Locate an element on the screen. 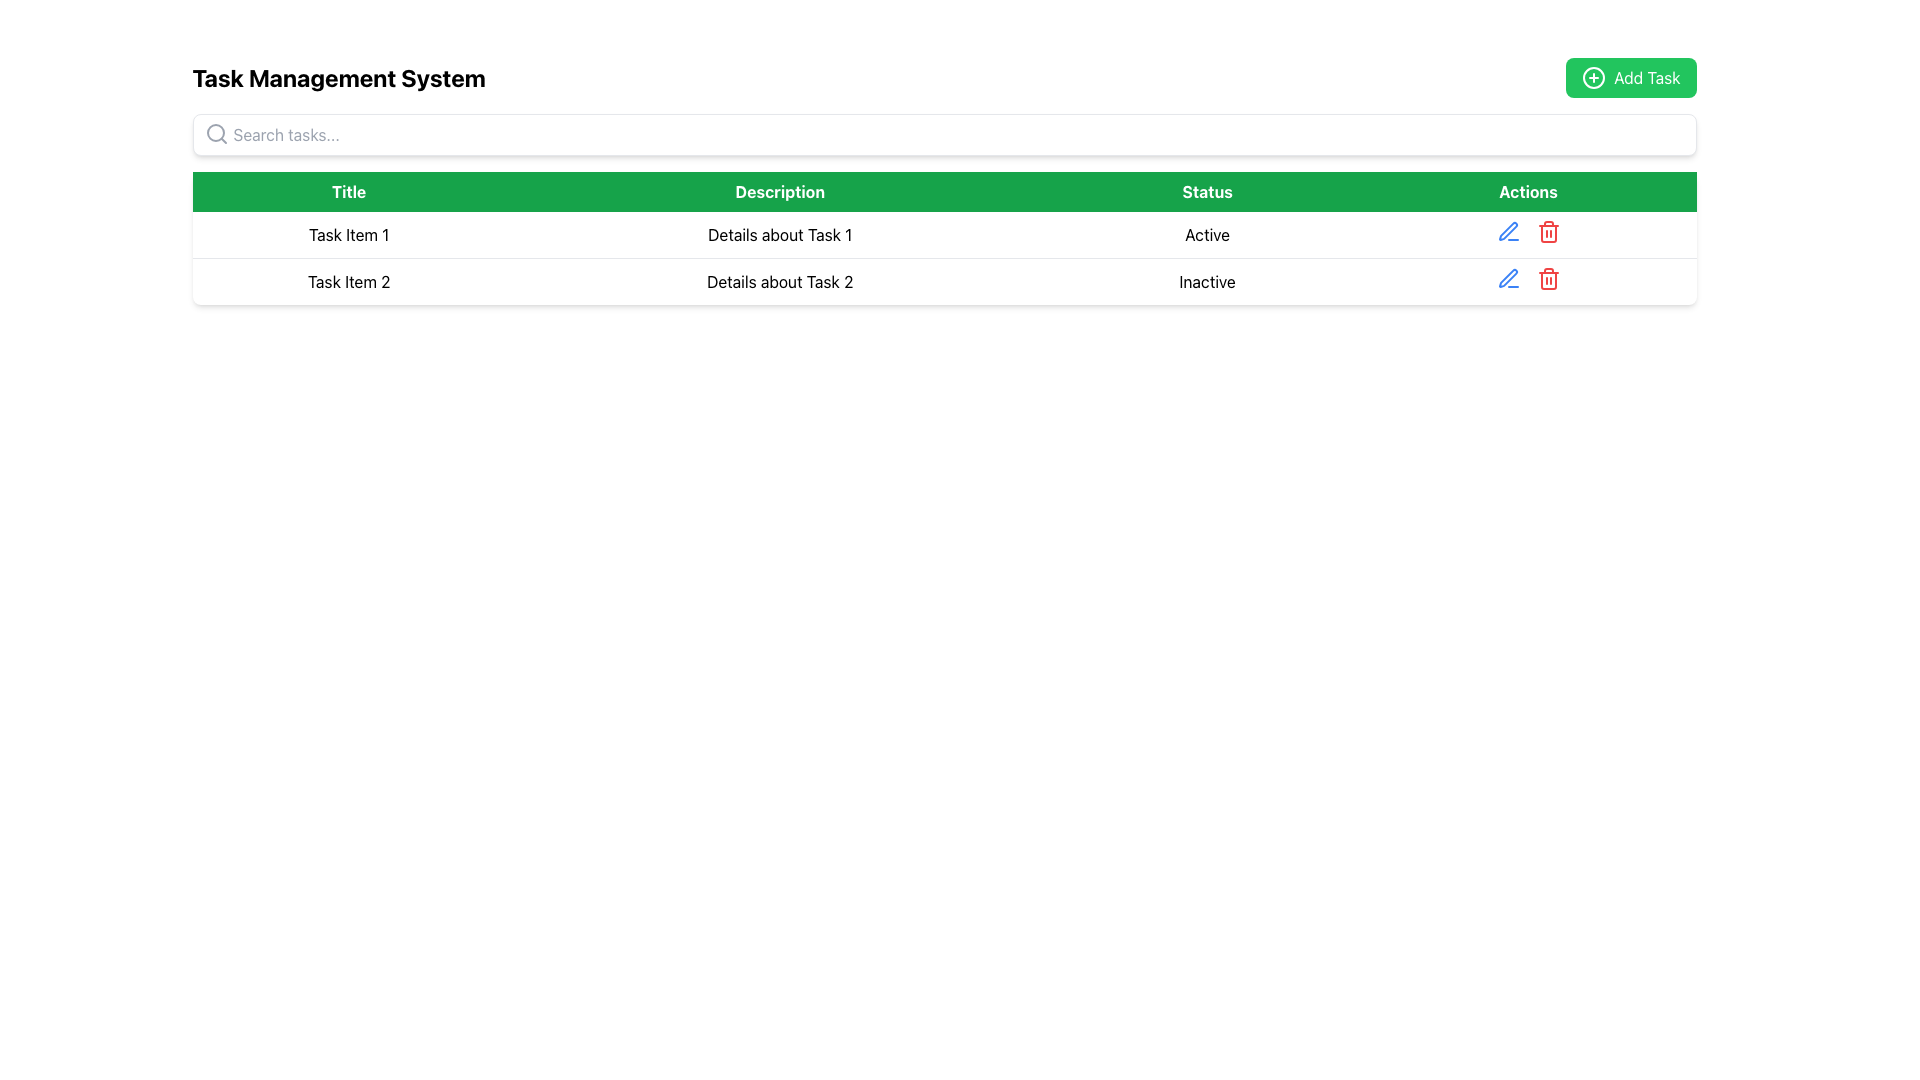  into the Search Input Field located near the top center of the interface, directly below the title 'Task Management System', to focus on it is located at coordinates (943, 135).